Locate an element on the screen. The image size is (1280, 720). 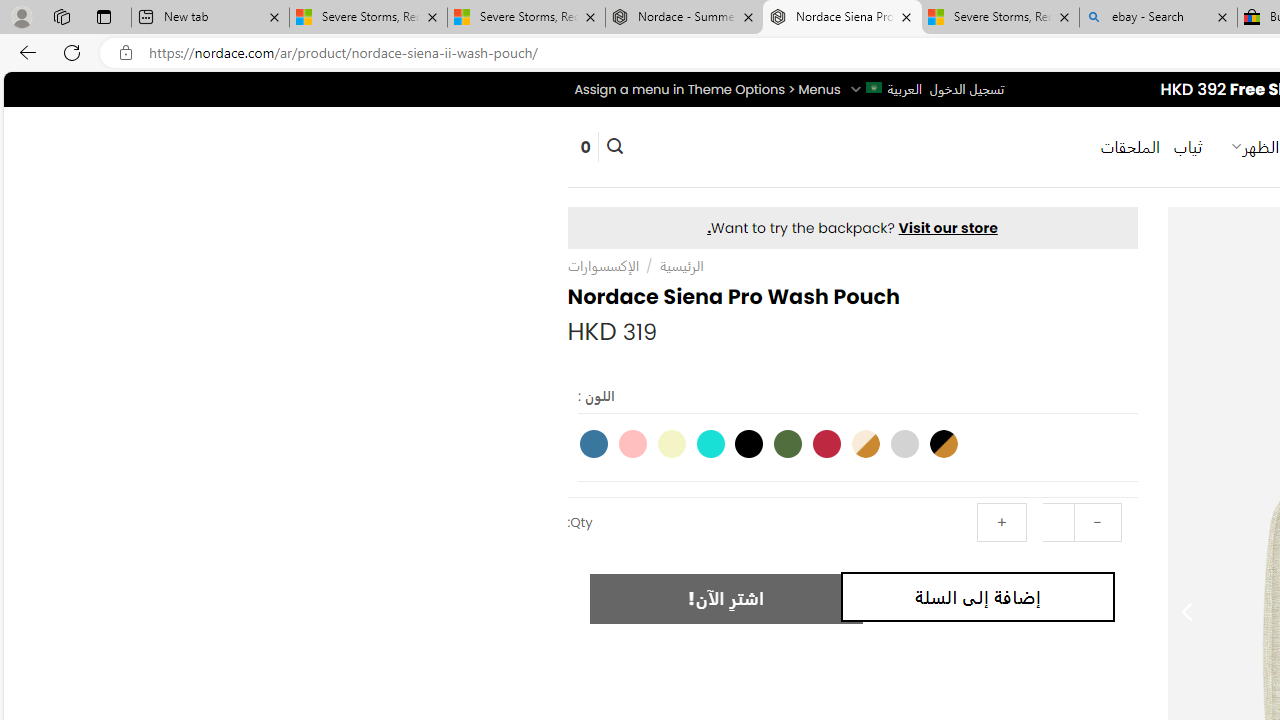
'Nordace - Summer Adventures 2024' is located at coordinates (684, 17).